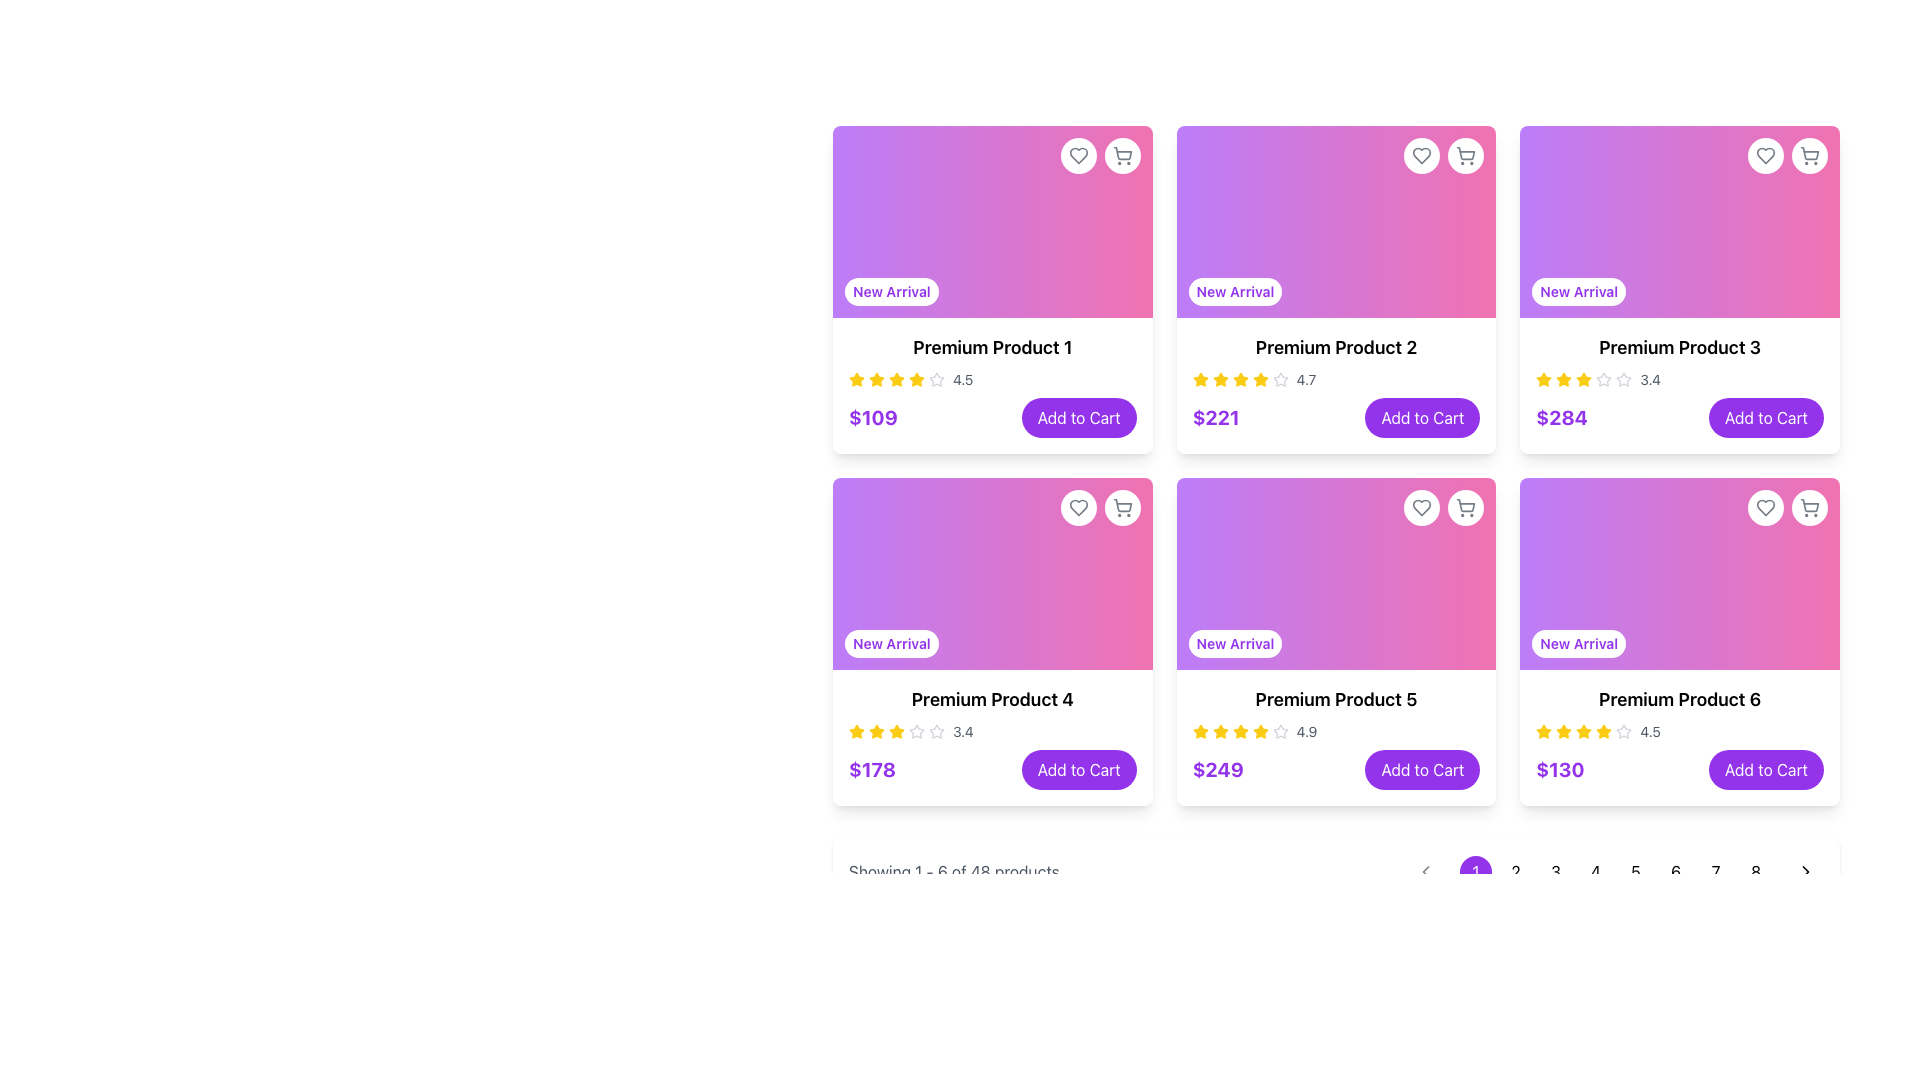 The image size is (1920, 1080). I want to click on the heart button in the top-right corner of the 'Premium Product 1' card to mark the product as a favorite, so click(1077, 507).